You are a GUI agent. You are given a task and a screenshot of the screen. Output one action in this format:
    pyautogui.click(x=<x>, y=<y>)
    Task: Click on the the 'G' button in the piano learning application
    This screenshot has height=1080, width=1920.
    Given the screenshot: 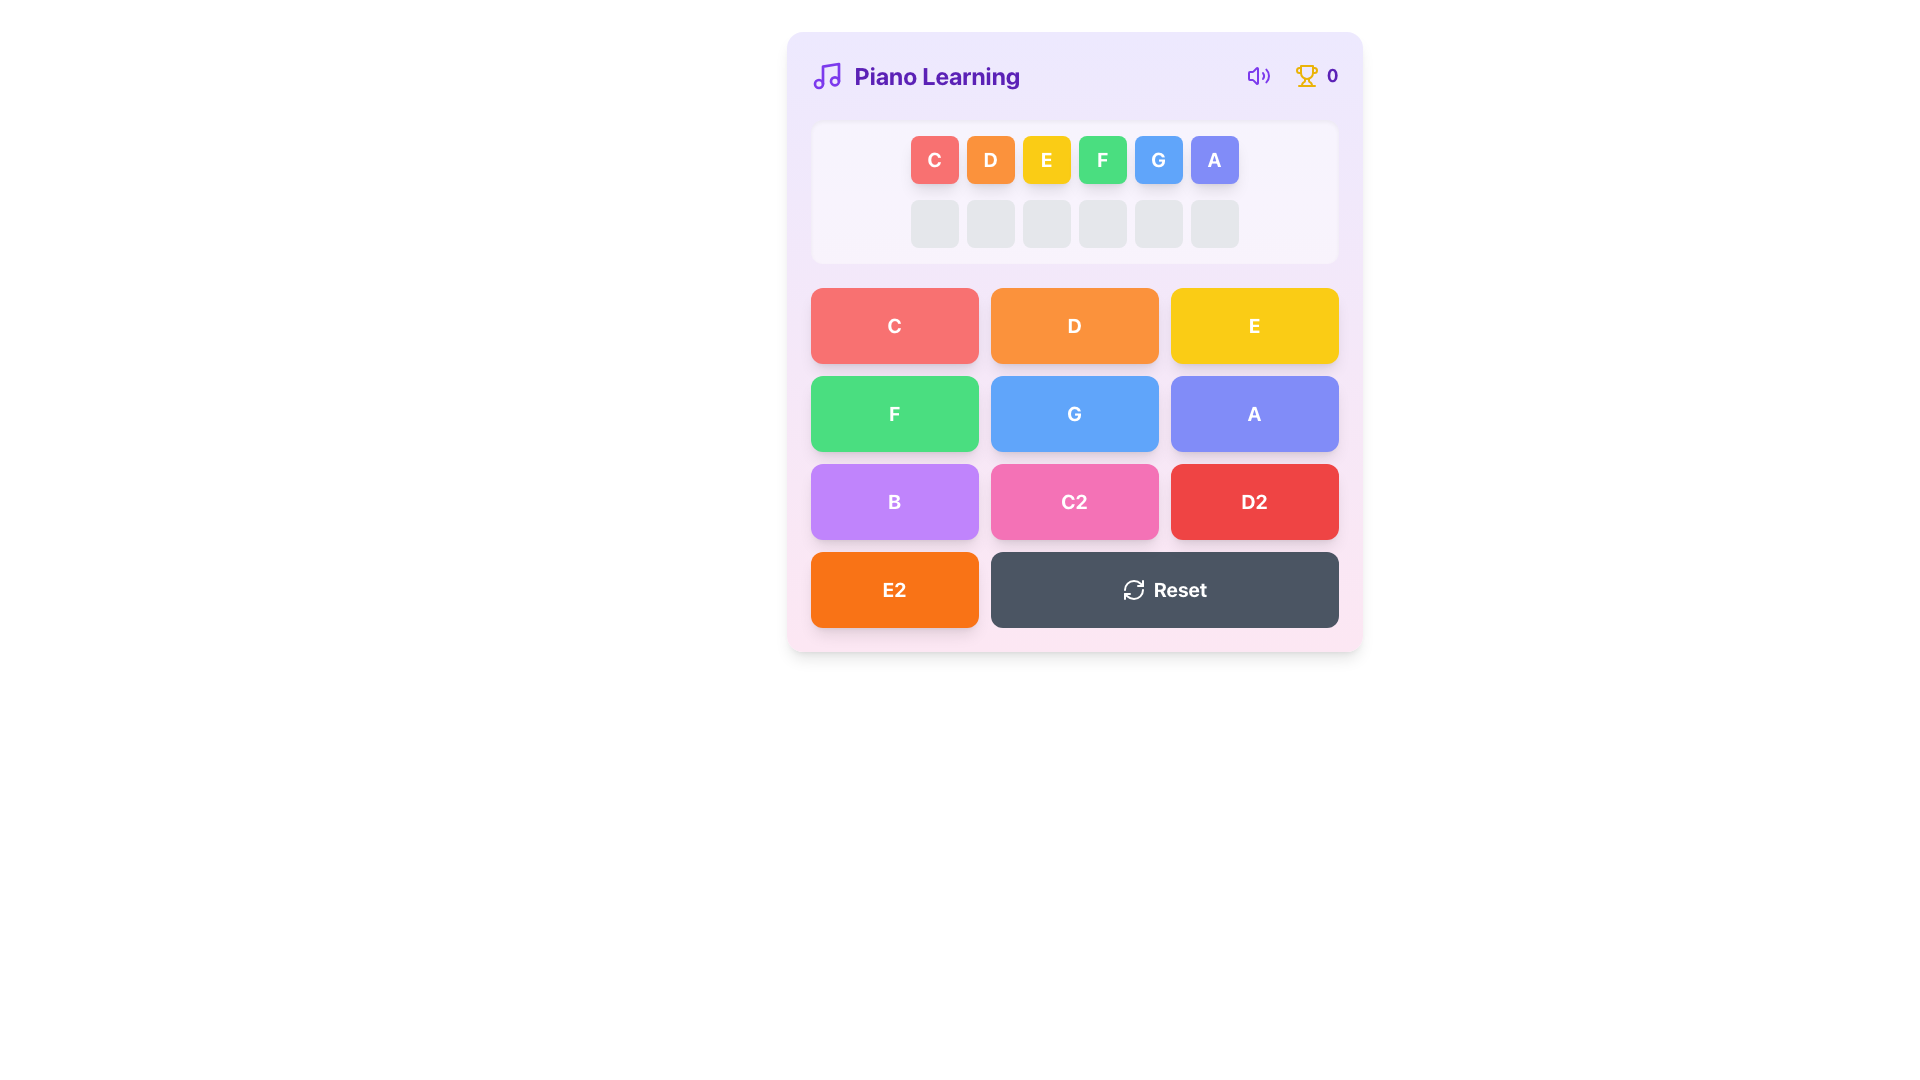 What is the action you would take?
    pyautogui.click(x=1073, y=412)
    